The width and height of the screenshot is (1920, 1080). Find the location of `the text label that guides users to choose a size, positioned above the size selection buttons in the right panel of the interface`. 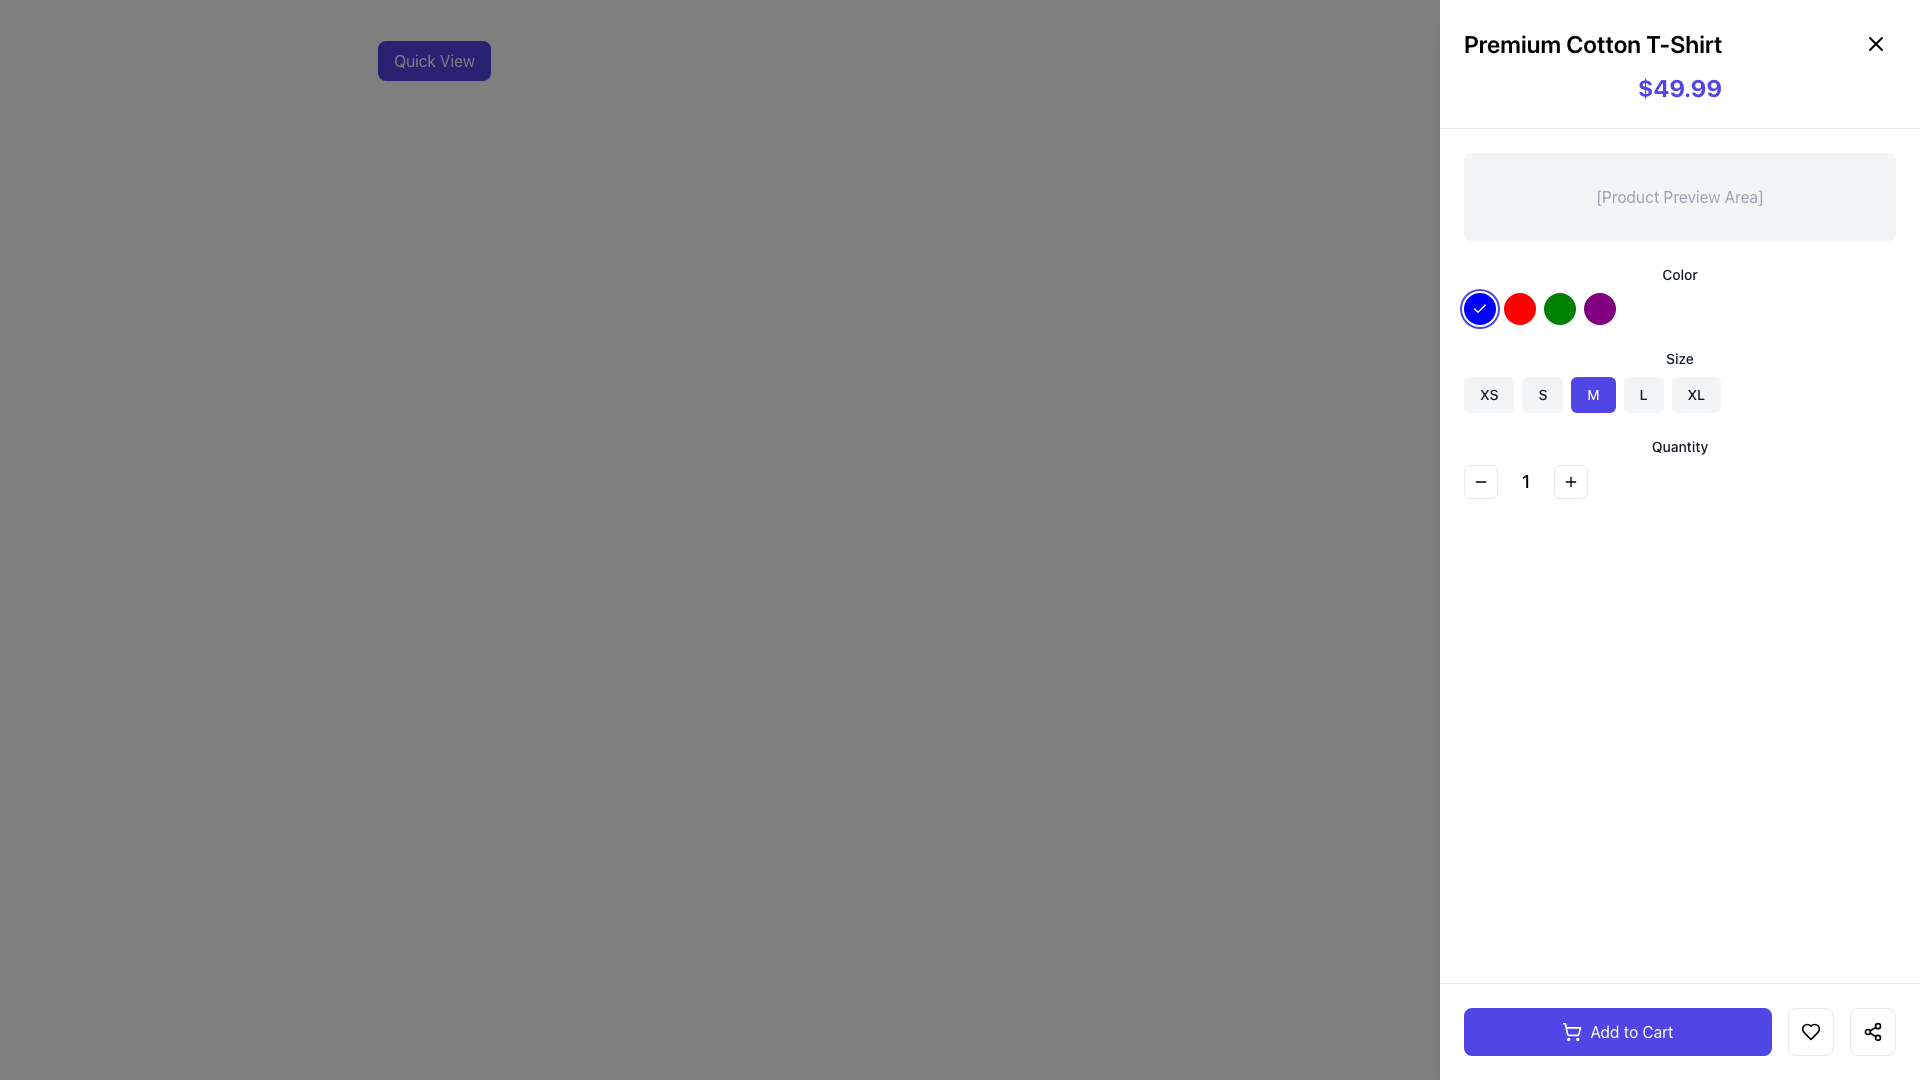

the text label that guides users to choose a size, positioned above the size selection buttons in the right panel of the interface is located at coordinates (1680, 357).